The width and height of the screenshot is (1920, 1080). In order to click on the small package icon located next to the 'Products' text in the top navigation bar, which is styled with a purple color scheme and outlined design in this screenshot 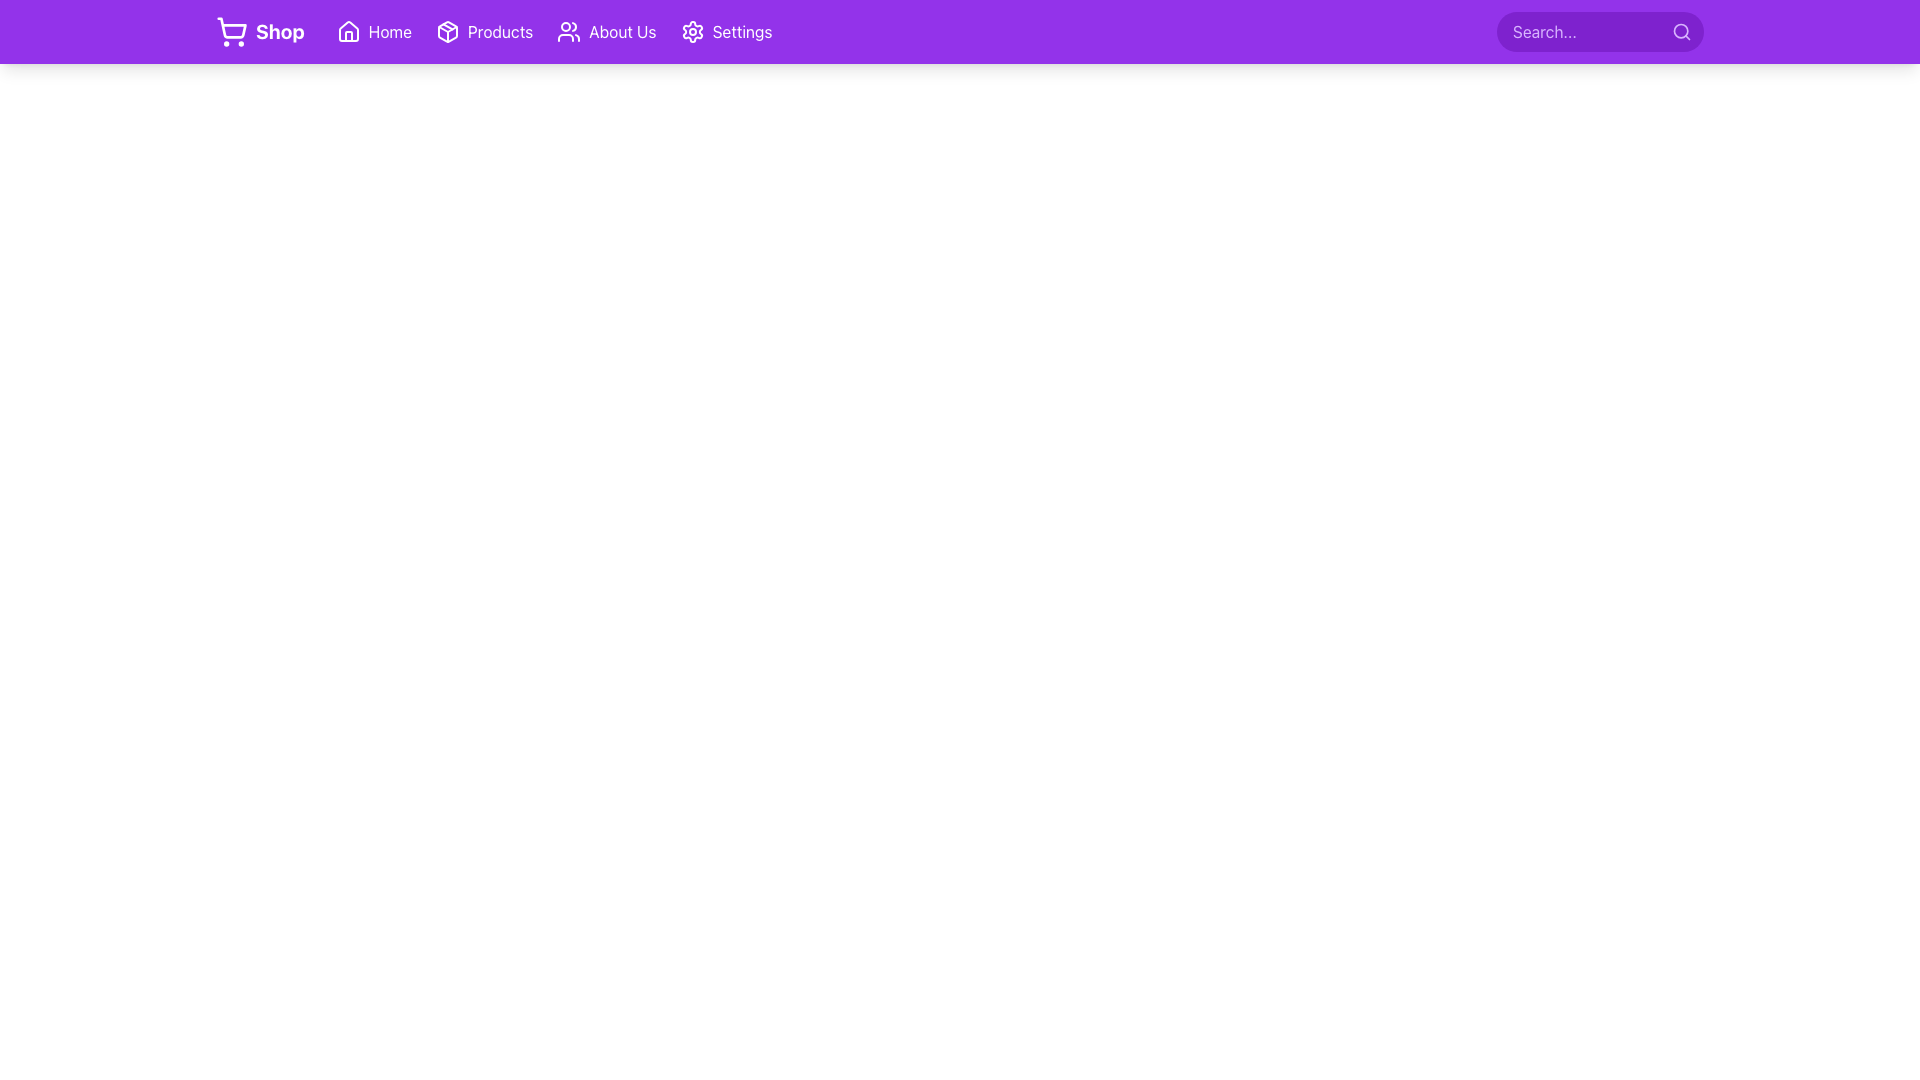, I will do `click(446, 31)`.